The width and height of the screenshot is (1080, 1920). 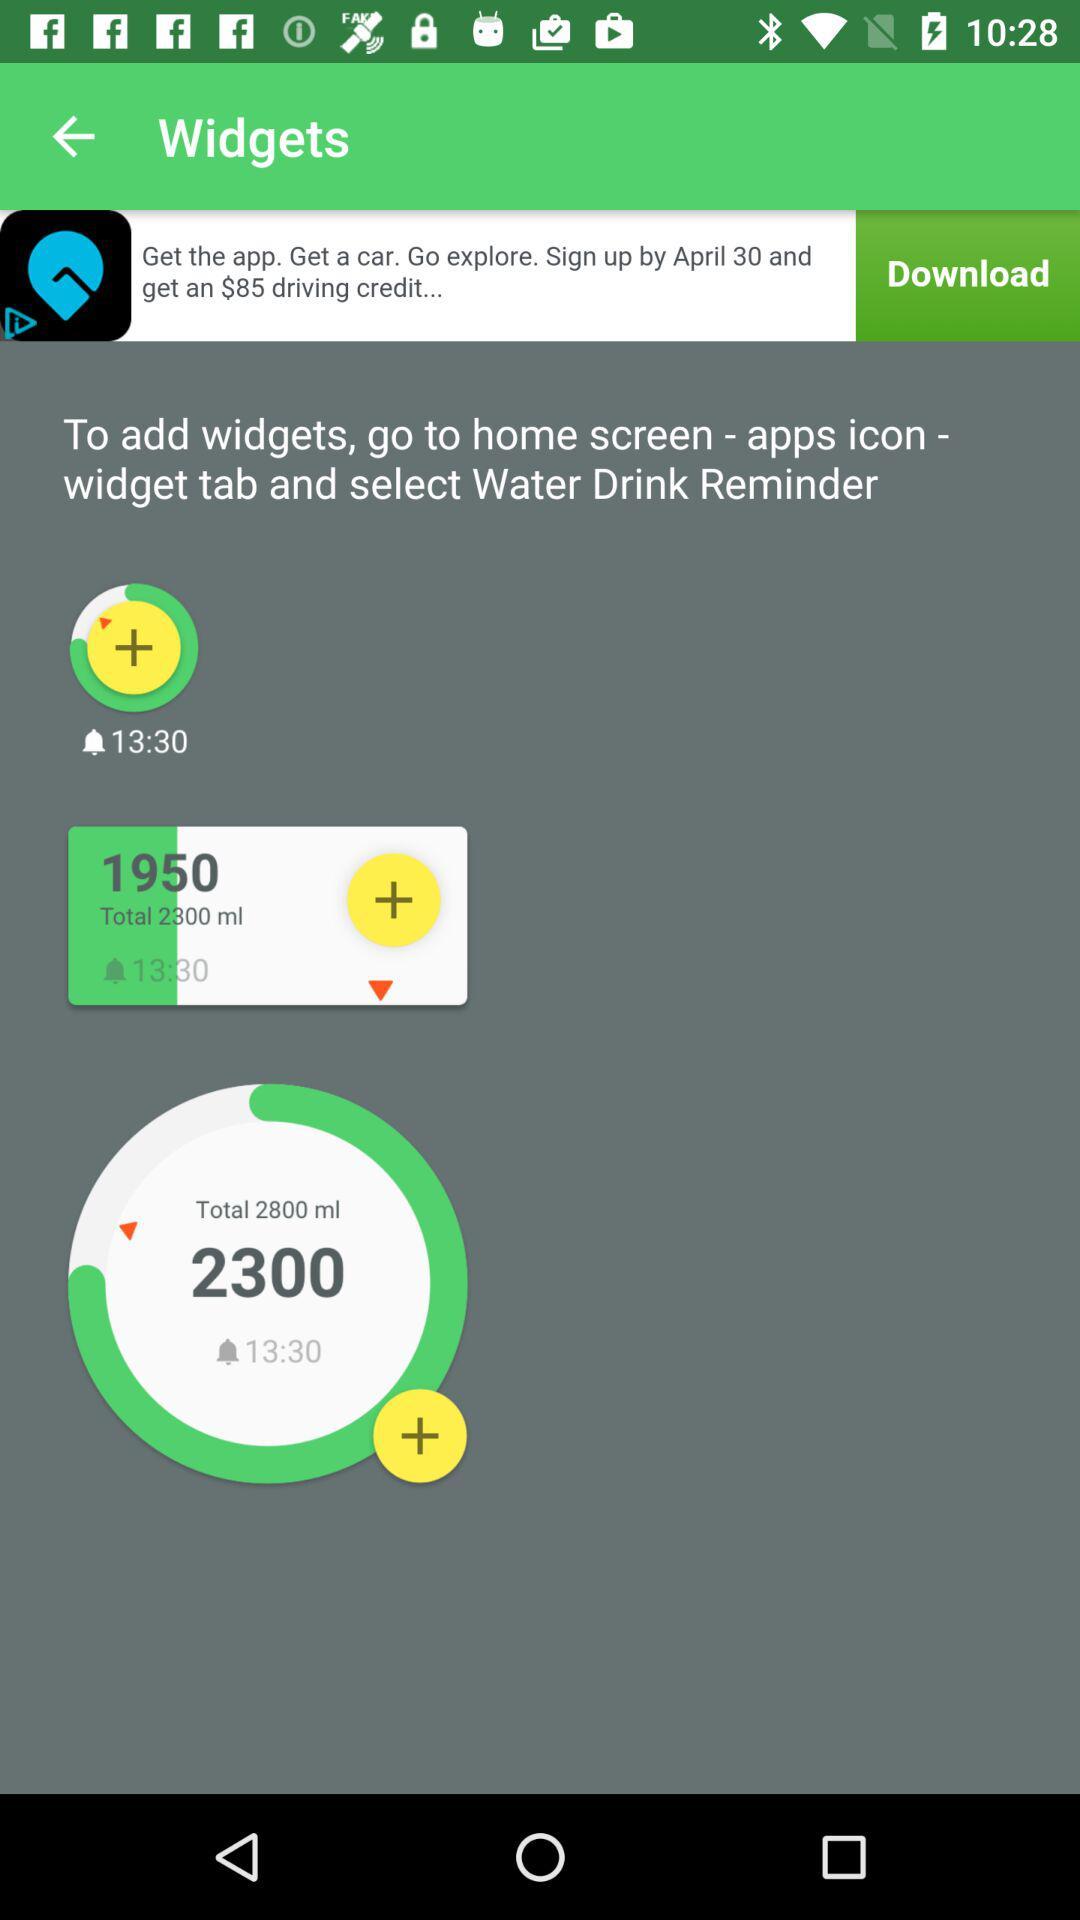 I want to click on the icon next to the widgets icon, so click(x=72, y=135).